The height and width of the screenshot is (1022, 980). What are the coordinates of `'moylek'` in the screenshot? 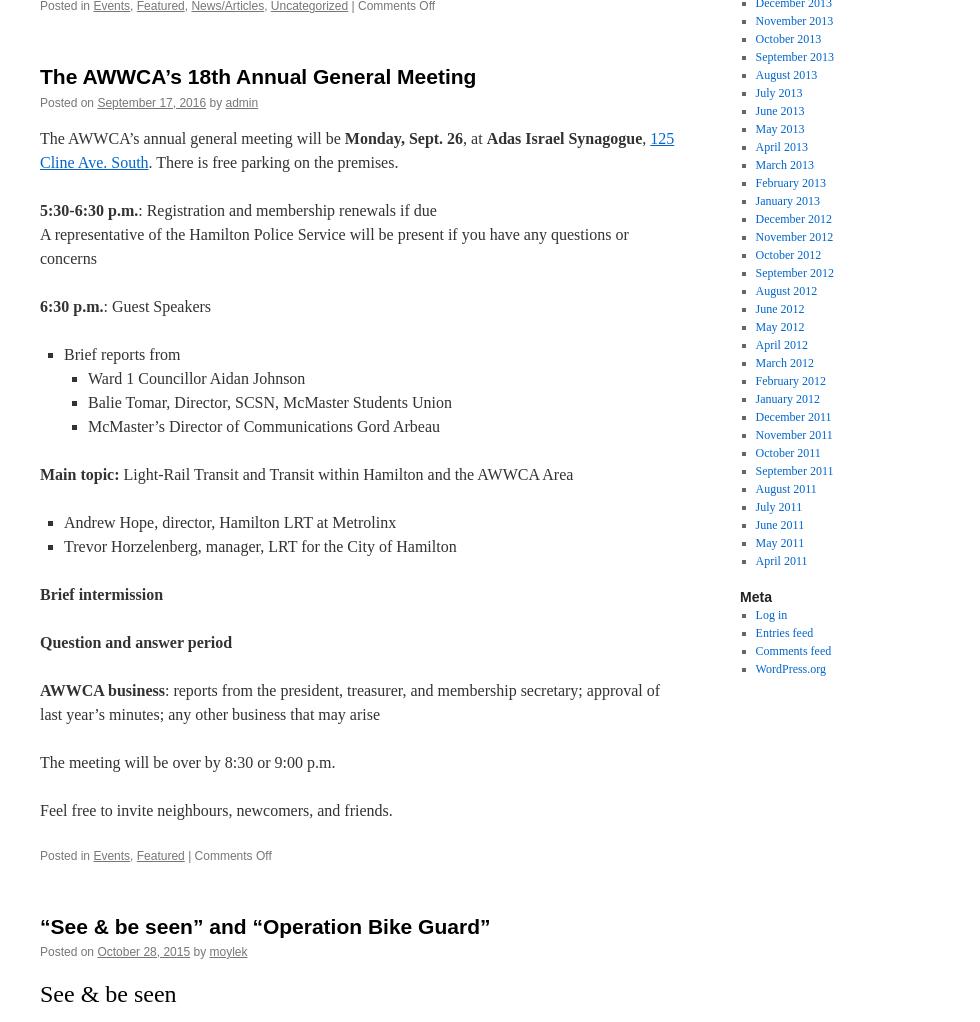 It's located at (209, 949).